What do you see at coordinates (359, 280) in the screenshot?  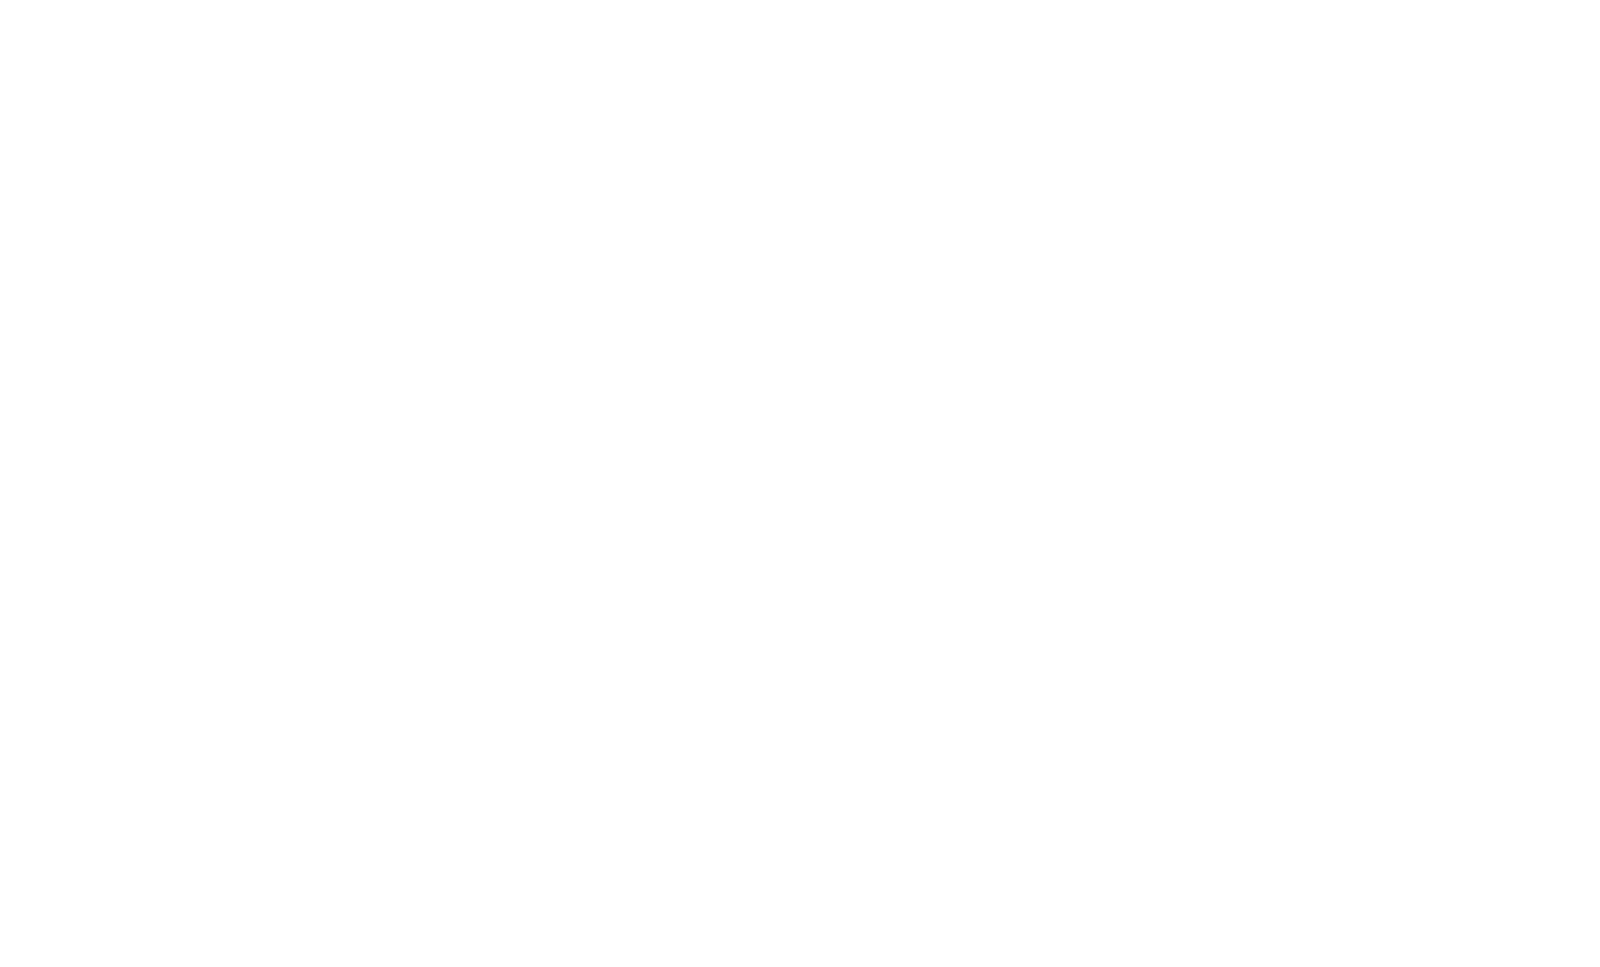 I see `'iPhone 6 Plus'` at bounding box center [359, 280].